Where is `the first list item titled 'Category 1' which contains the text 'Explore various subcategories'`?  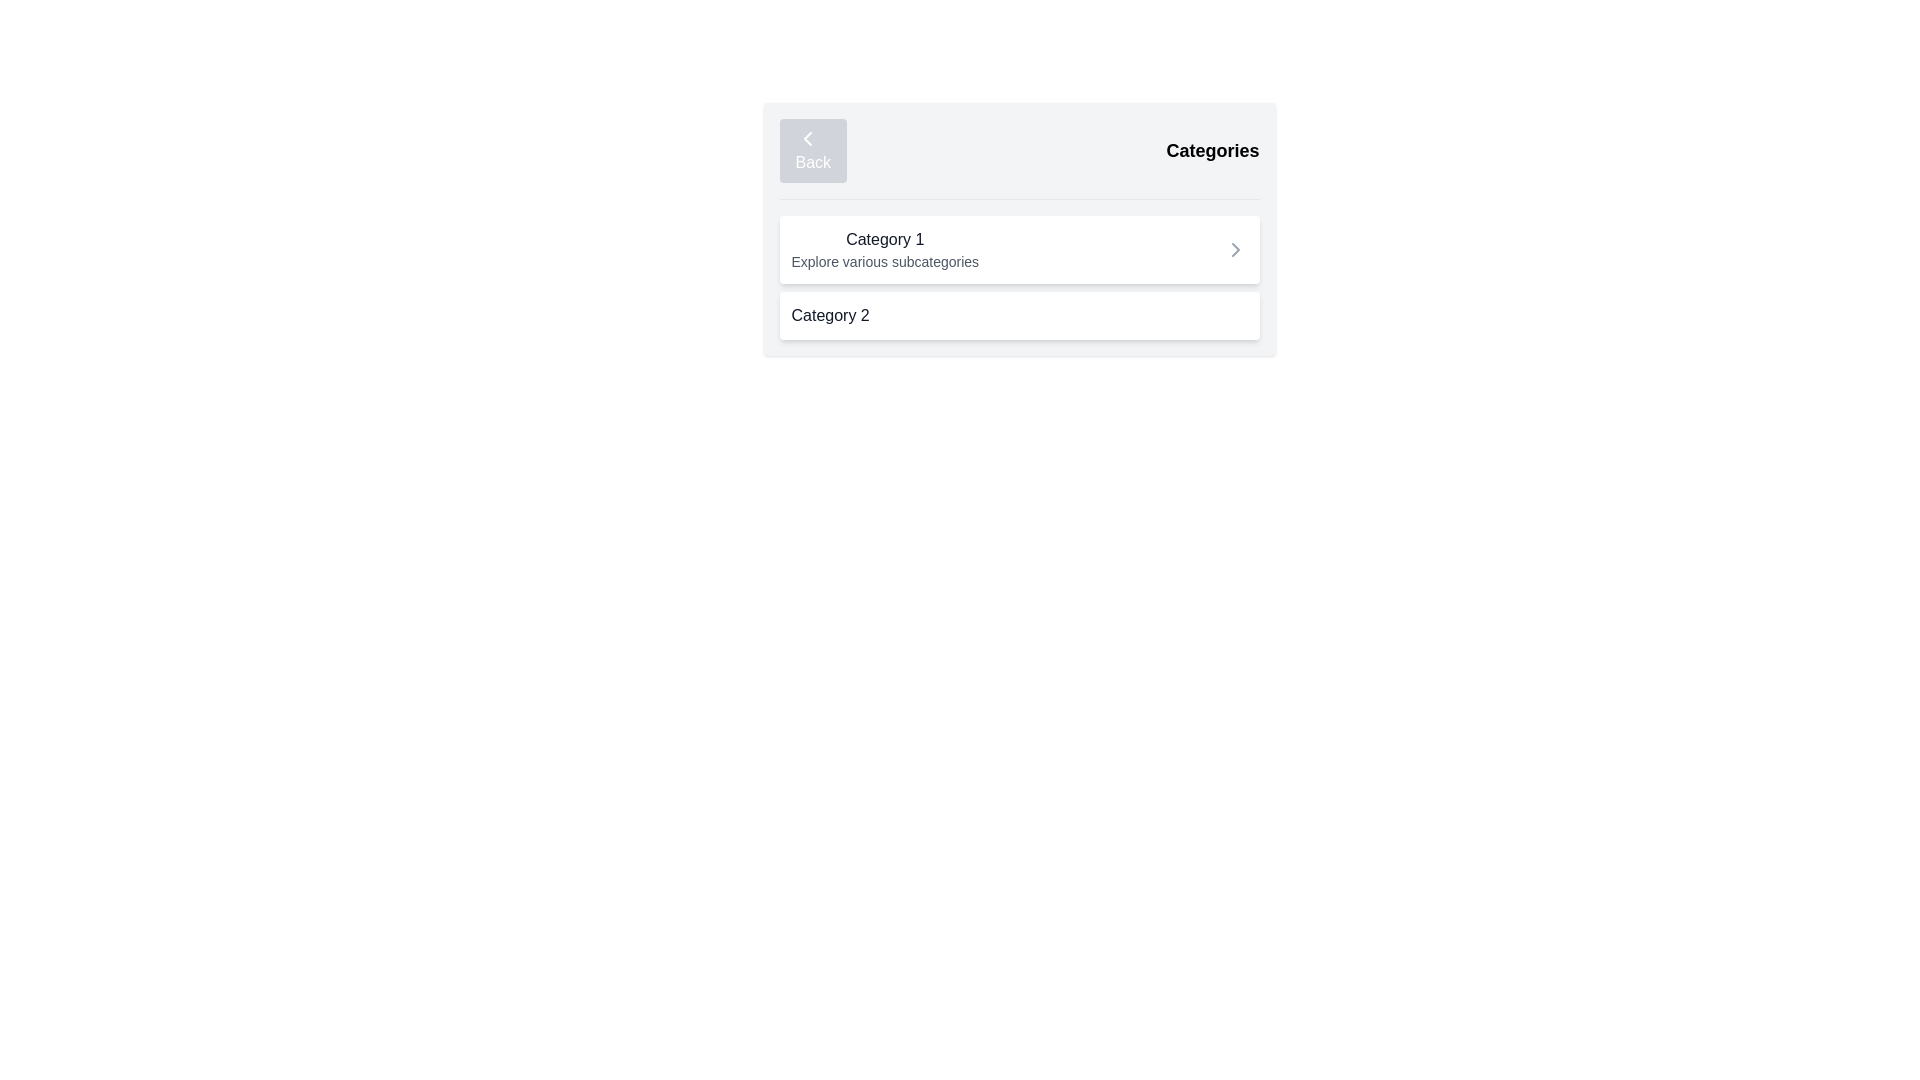
the first list item titled 'Category 1' which contains the text 'Explore various subcategories' is located at coordinates (1019, 277).